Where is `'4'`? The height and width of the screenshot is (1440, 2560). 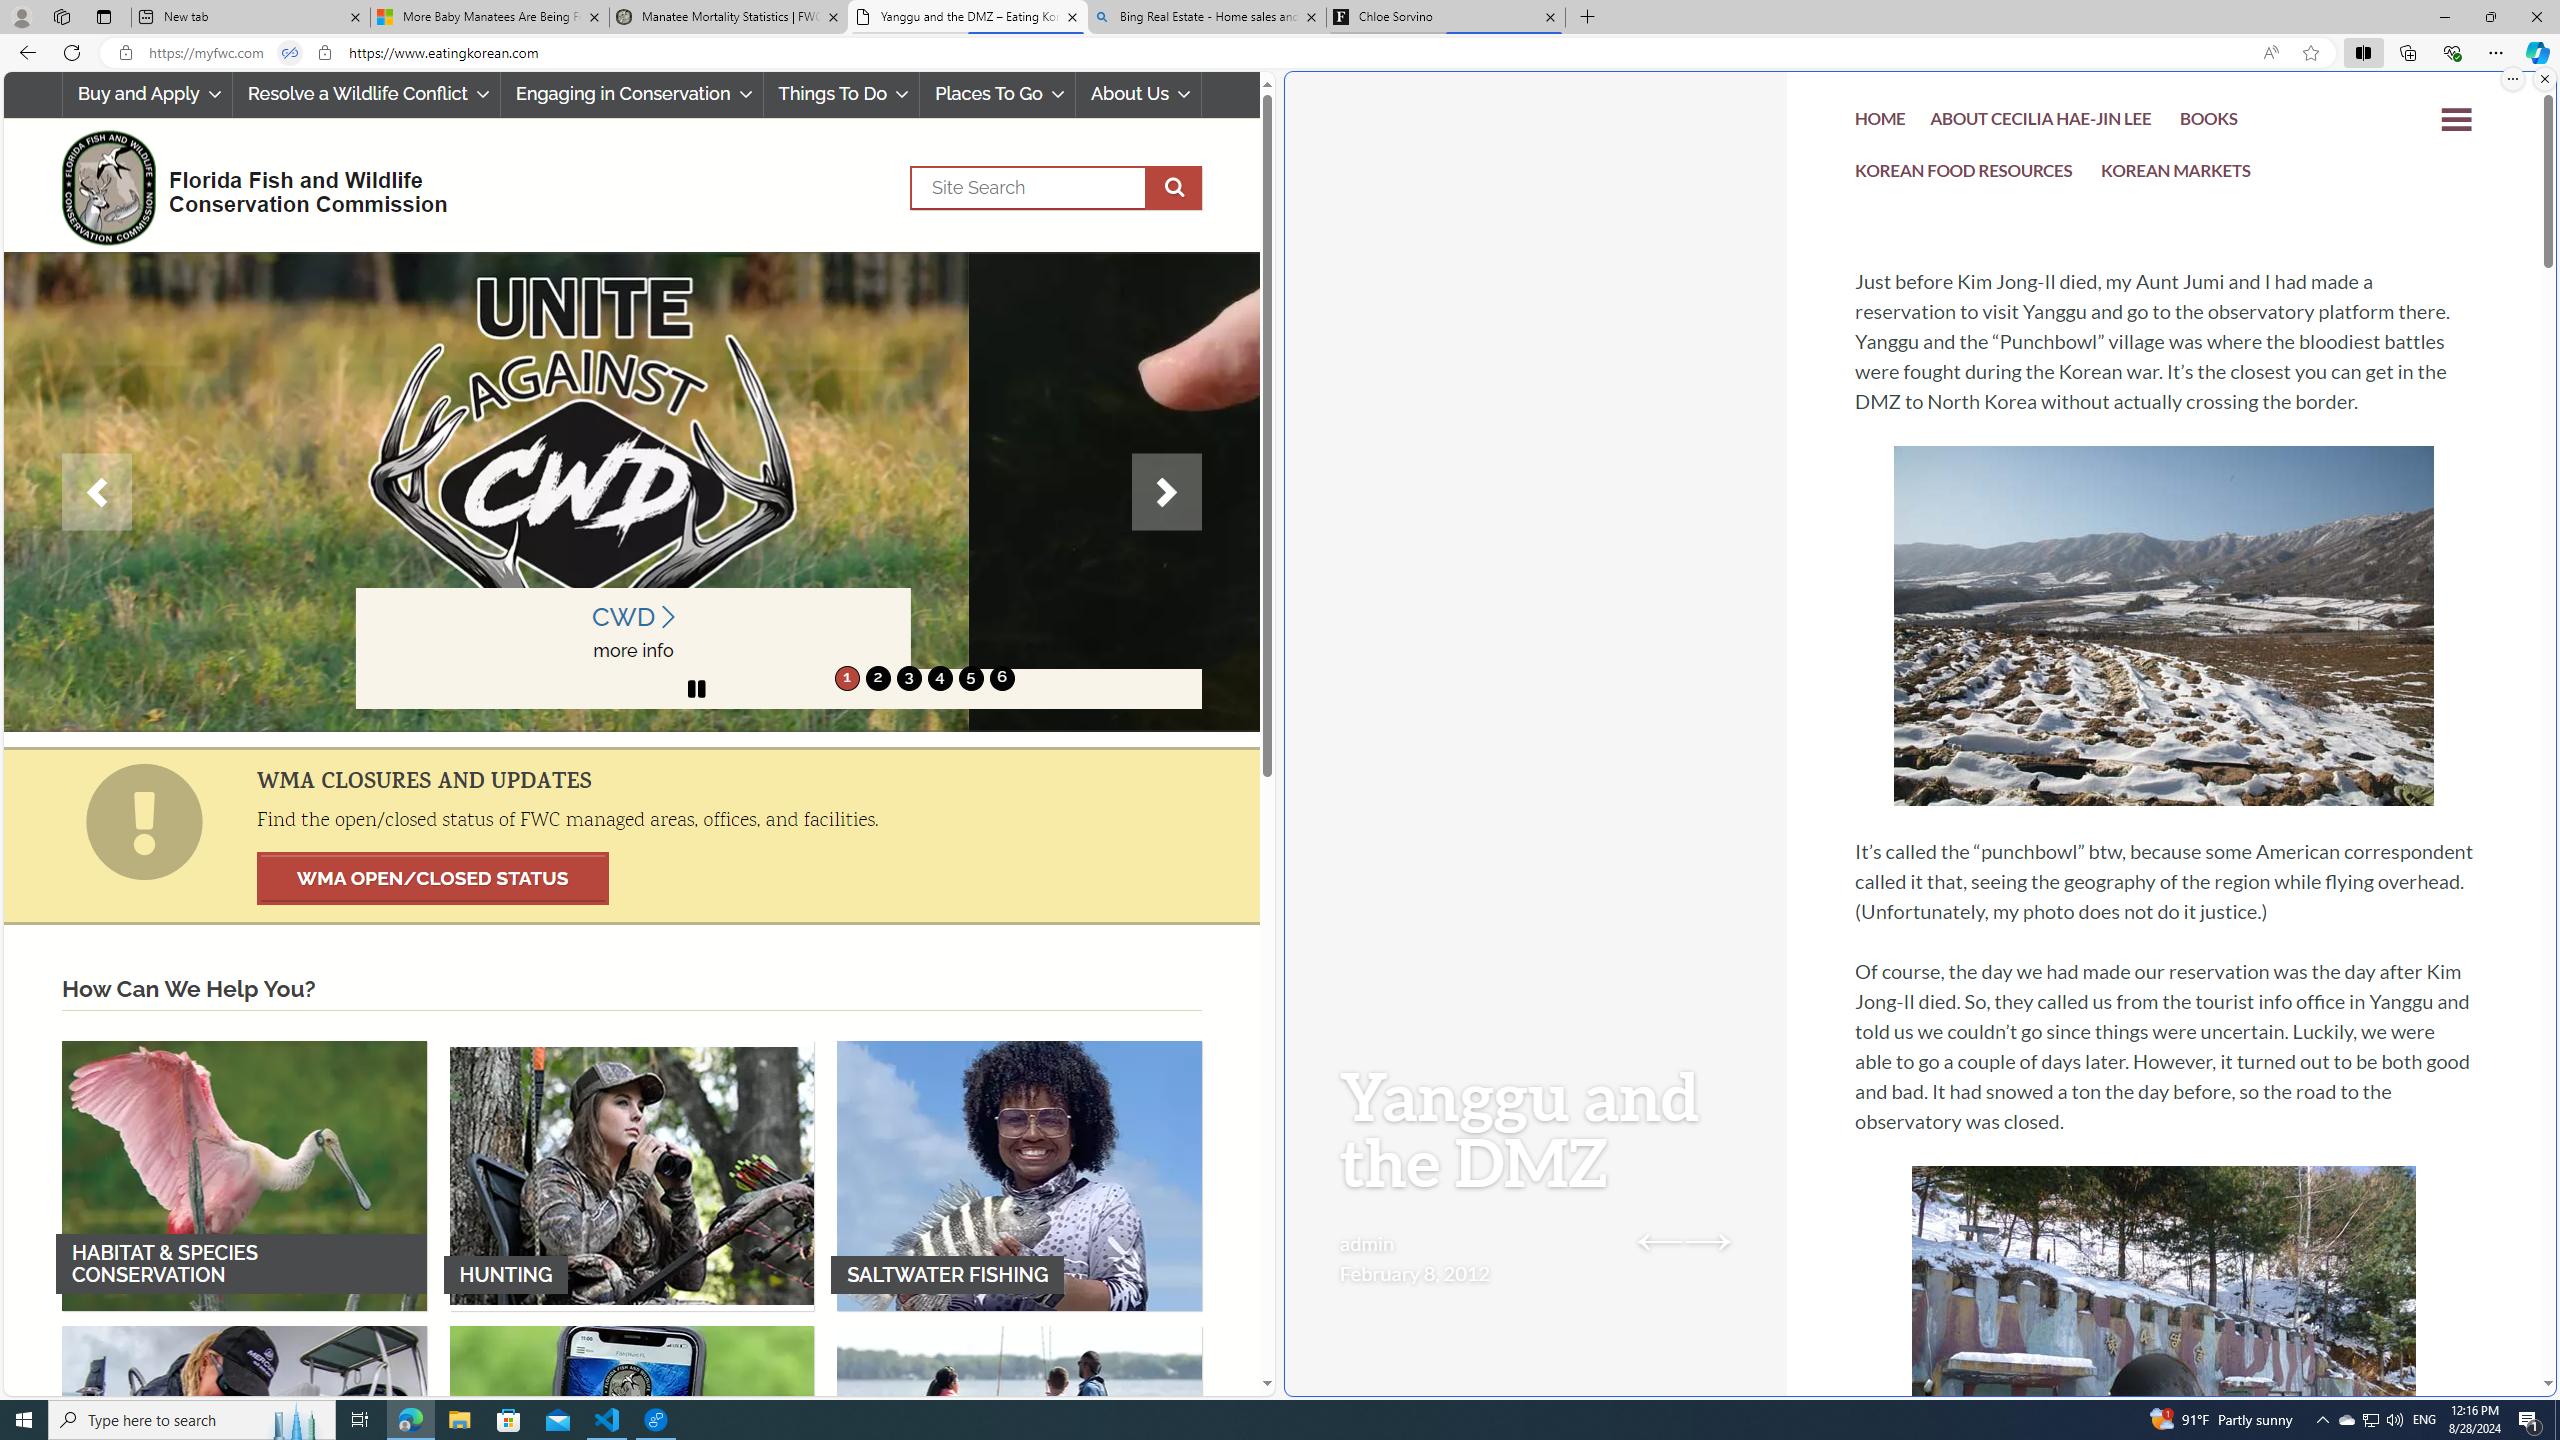
'4' is located at coordinates (938, 677).